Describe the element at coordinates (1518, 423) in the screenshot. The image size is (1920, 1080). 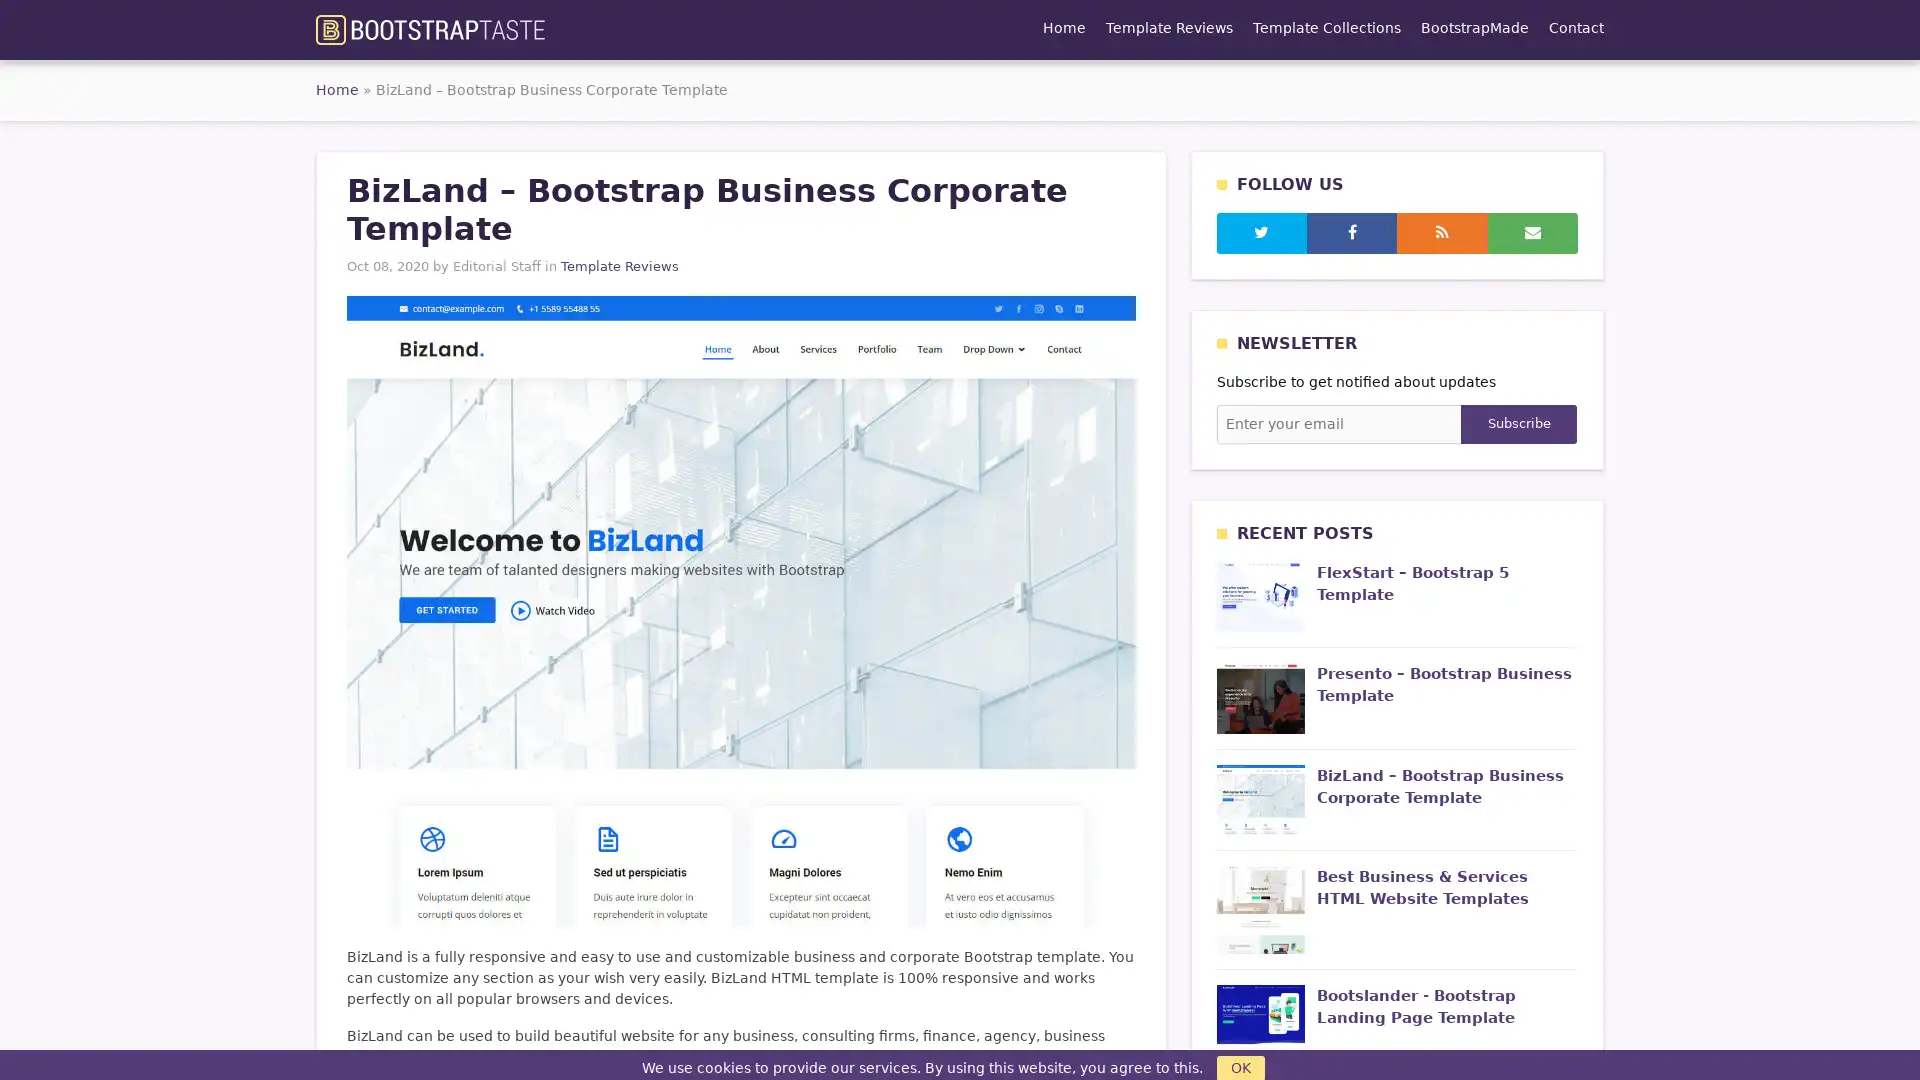
I see `Subscribe` at that location.